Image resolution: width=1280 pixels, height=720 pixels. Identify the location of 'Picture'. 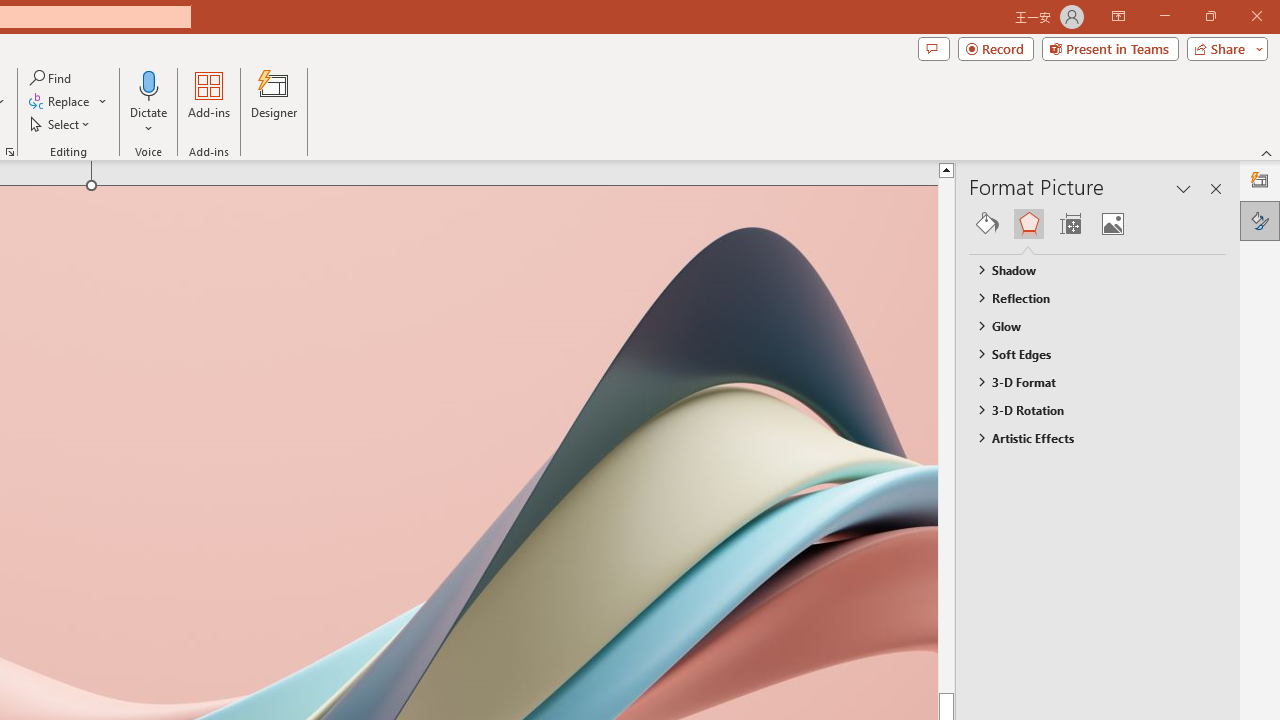
(1111, 223).